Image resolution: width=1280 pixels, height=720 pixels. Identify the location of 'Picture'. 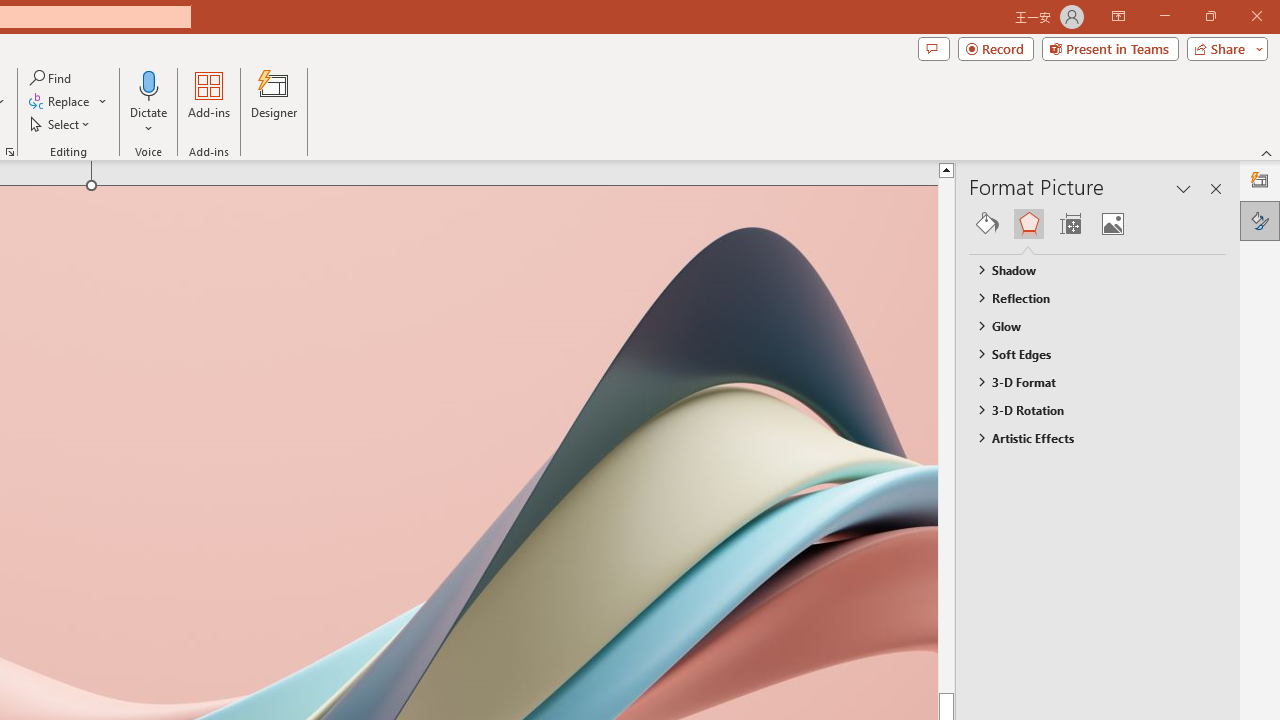
(1111, 223).